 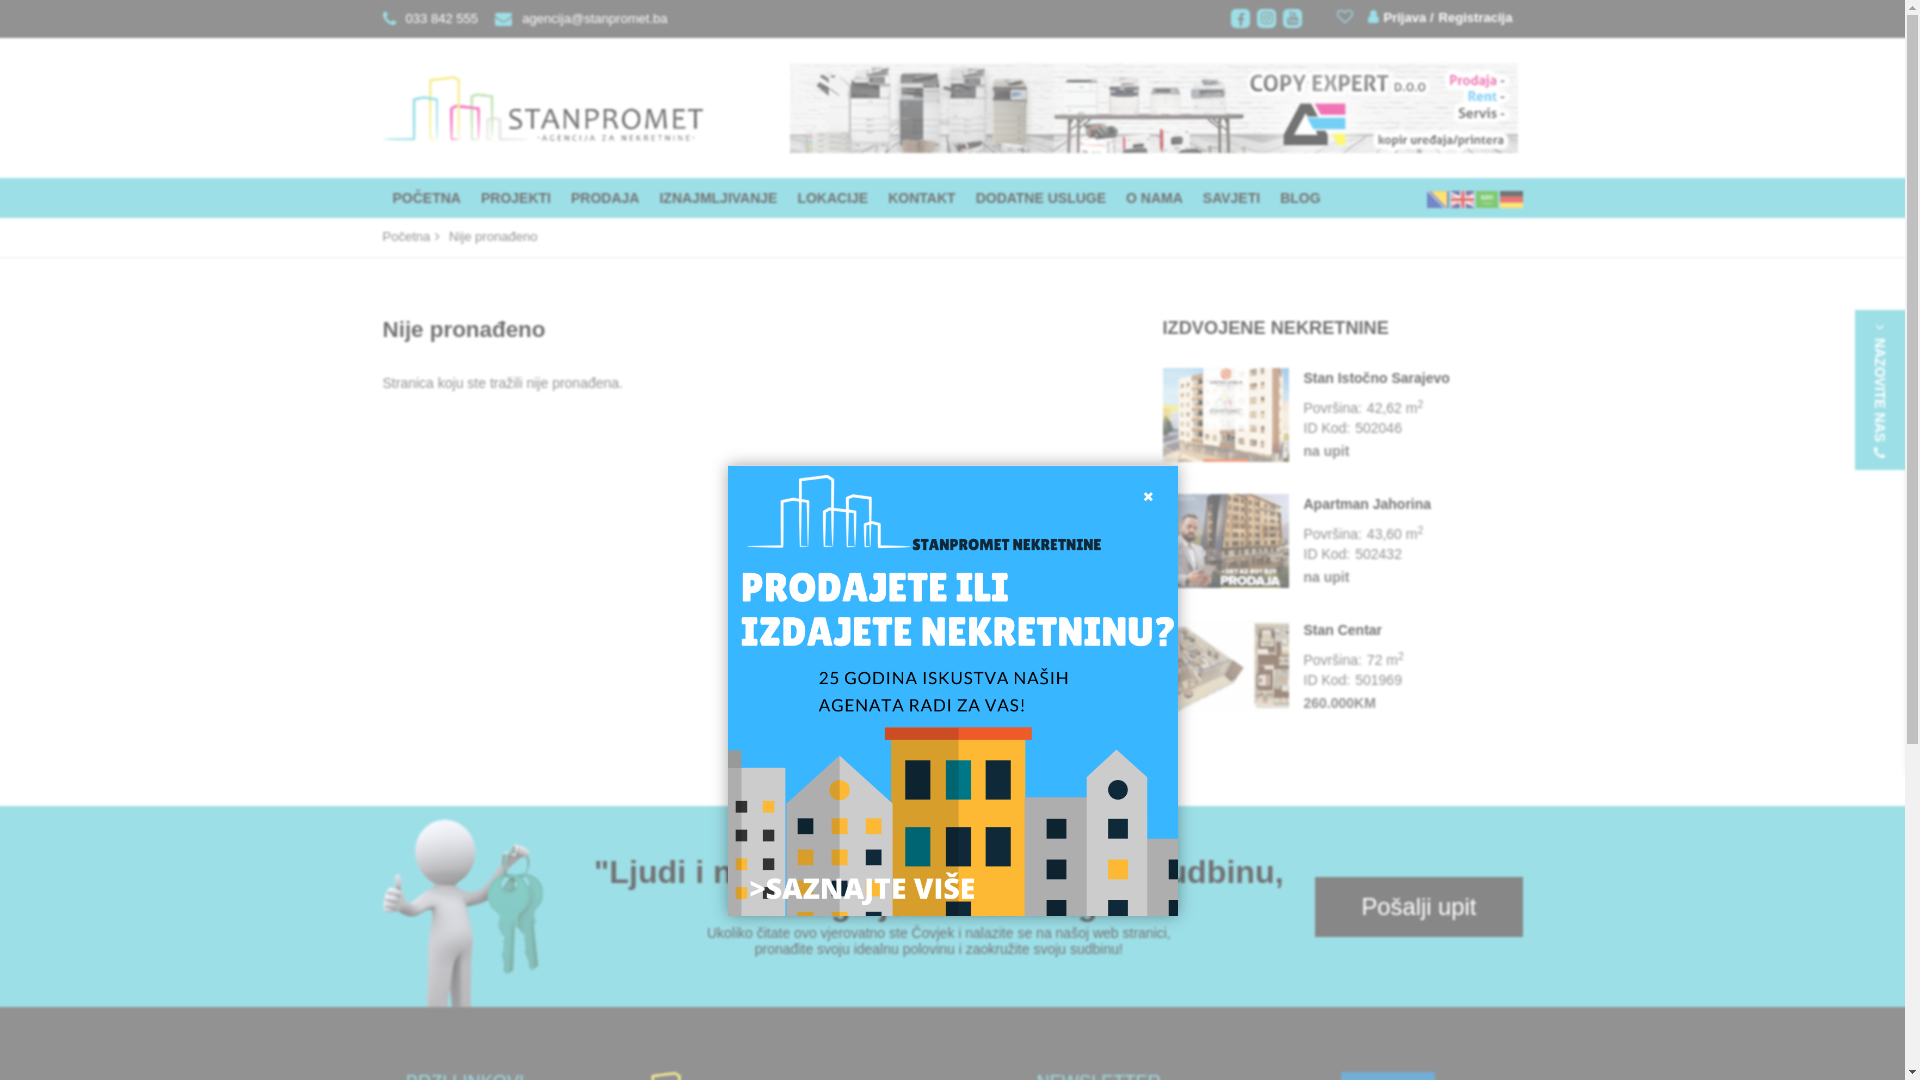 What do you see at coordinates (1471, 18) in the screenshot?
I see `'Registracija'` at bounding box center [1471, 18].